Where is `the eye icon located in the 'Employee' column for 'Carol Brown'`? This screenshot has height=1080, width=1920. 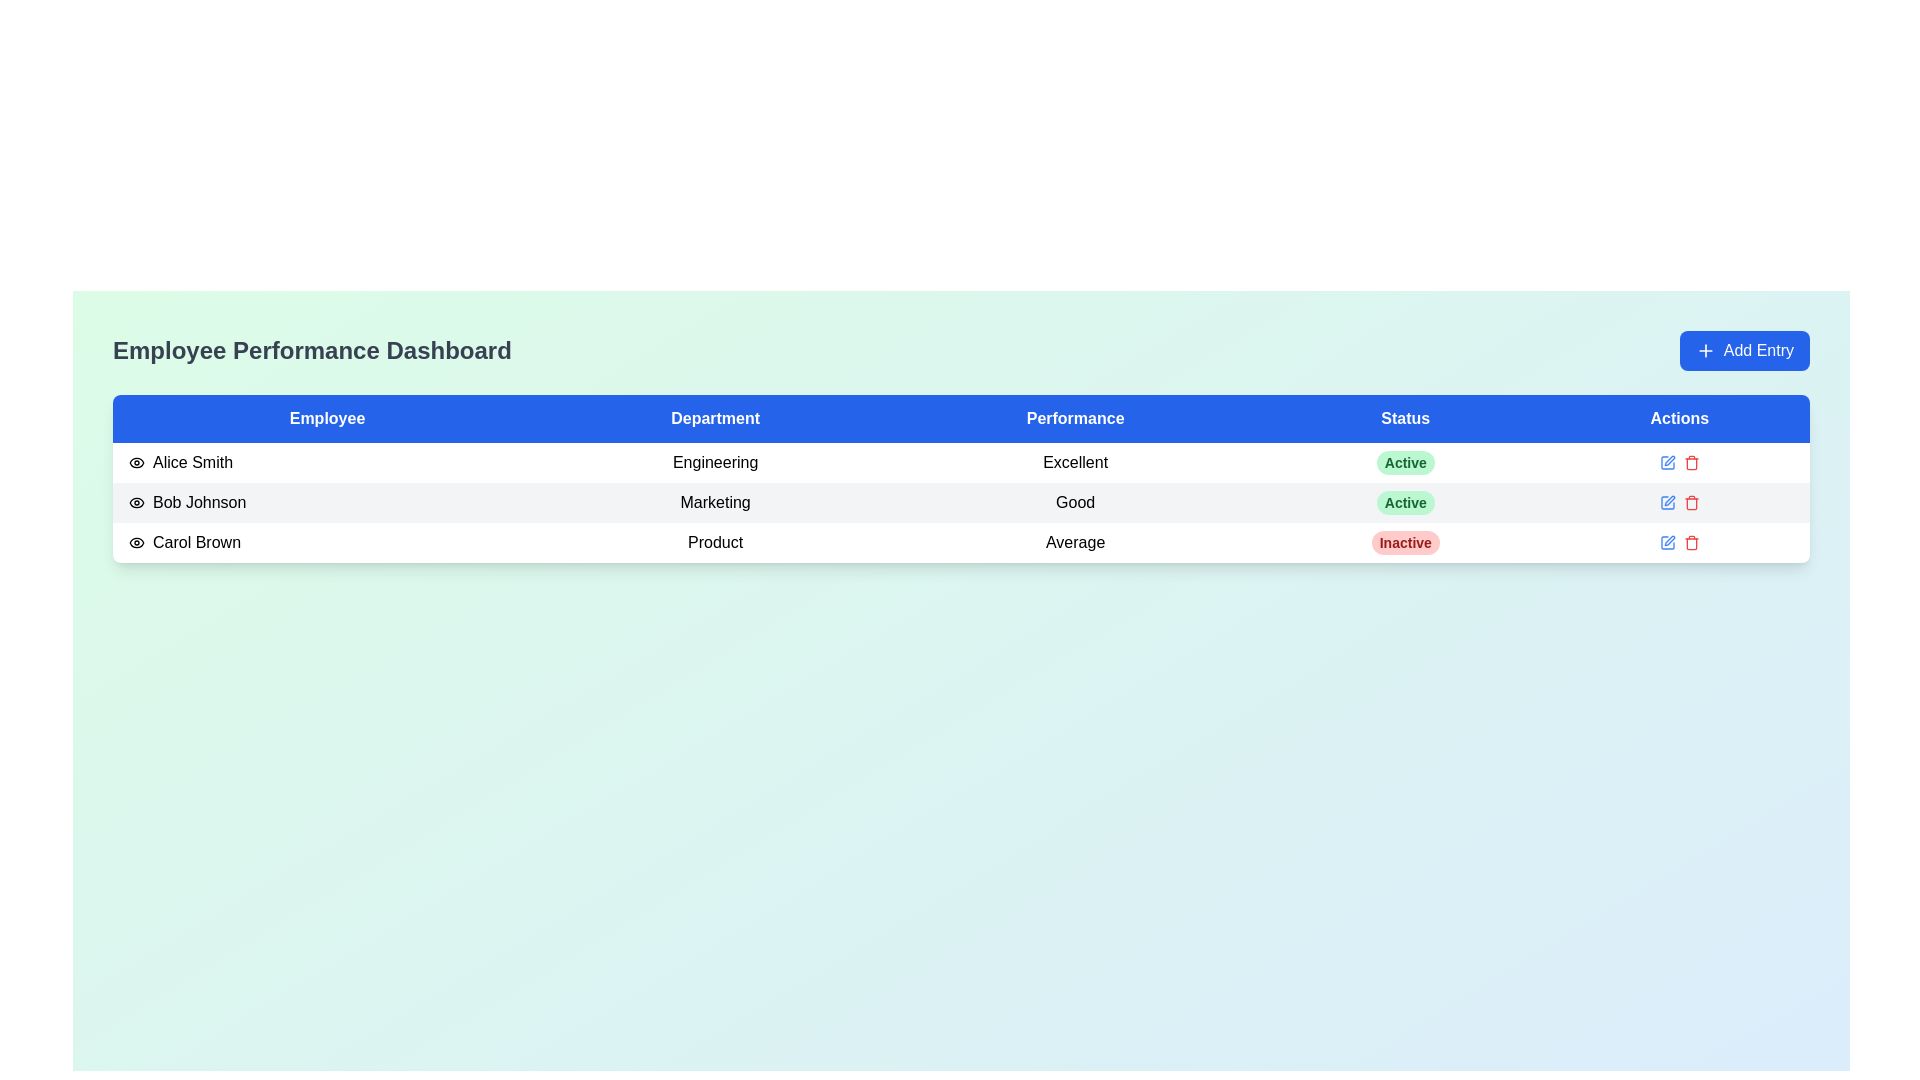 the eye icon located in the 'Employee' column for 'Carol Brown' is located at coordinates (136, 543).